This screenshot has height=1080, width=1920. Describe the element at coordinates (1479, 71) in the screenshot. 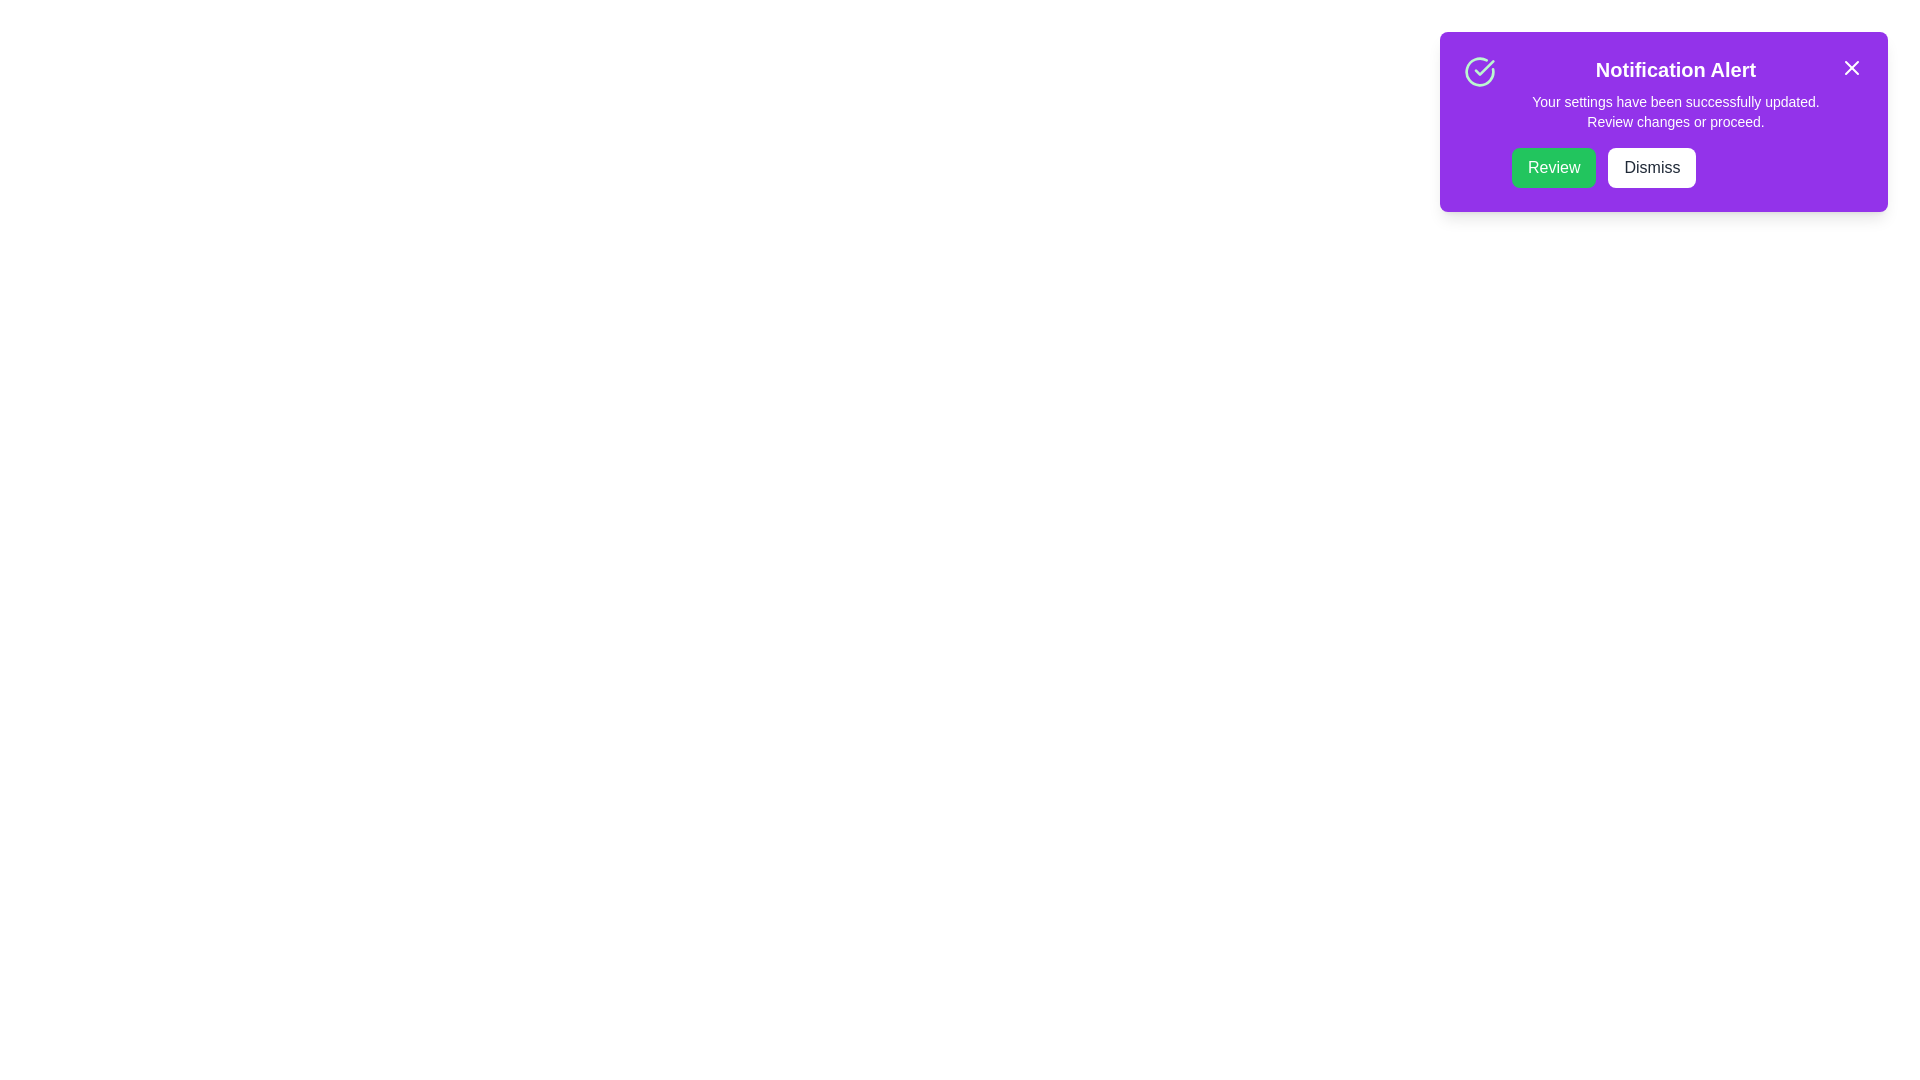

I see `the success indicator icon located at the top-left corner of the 'Notification Alert' box` at that location.